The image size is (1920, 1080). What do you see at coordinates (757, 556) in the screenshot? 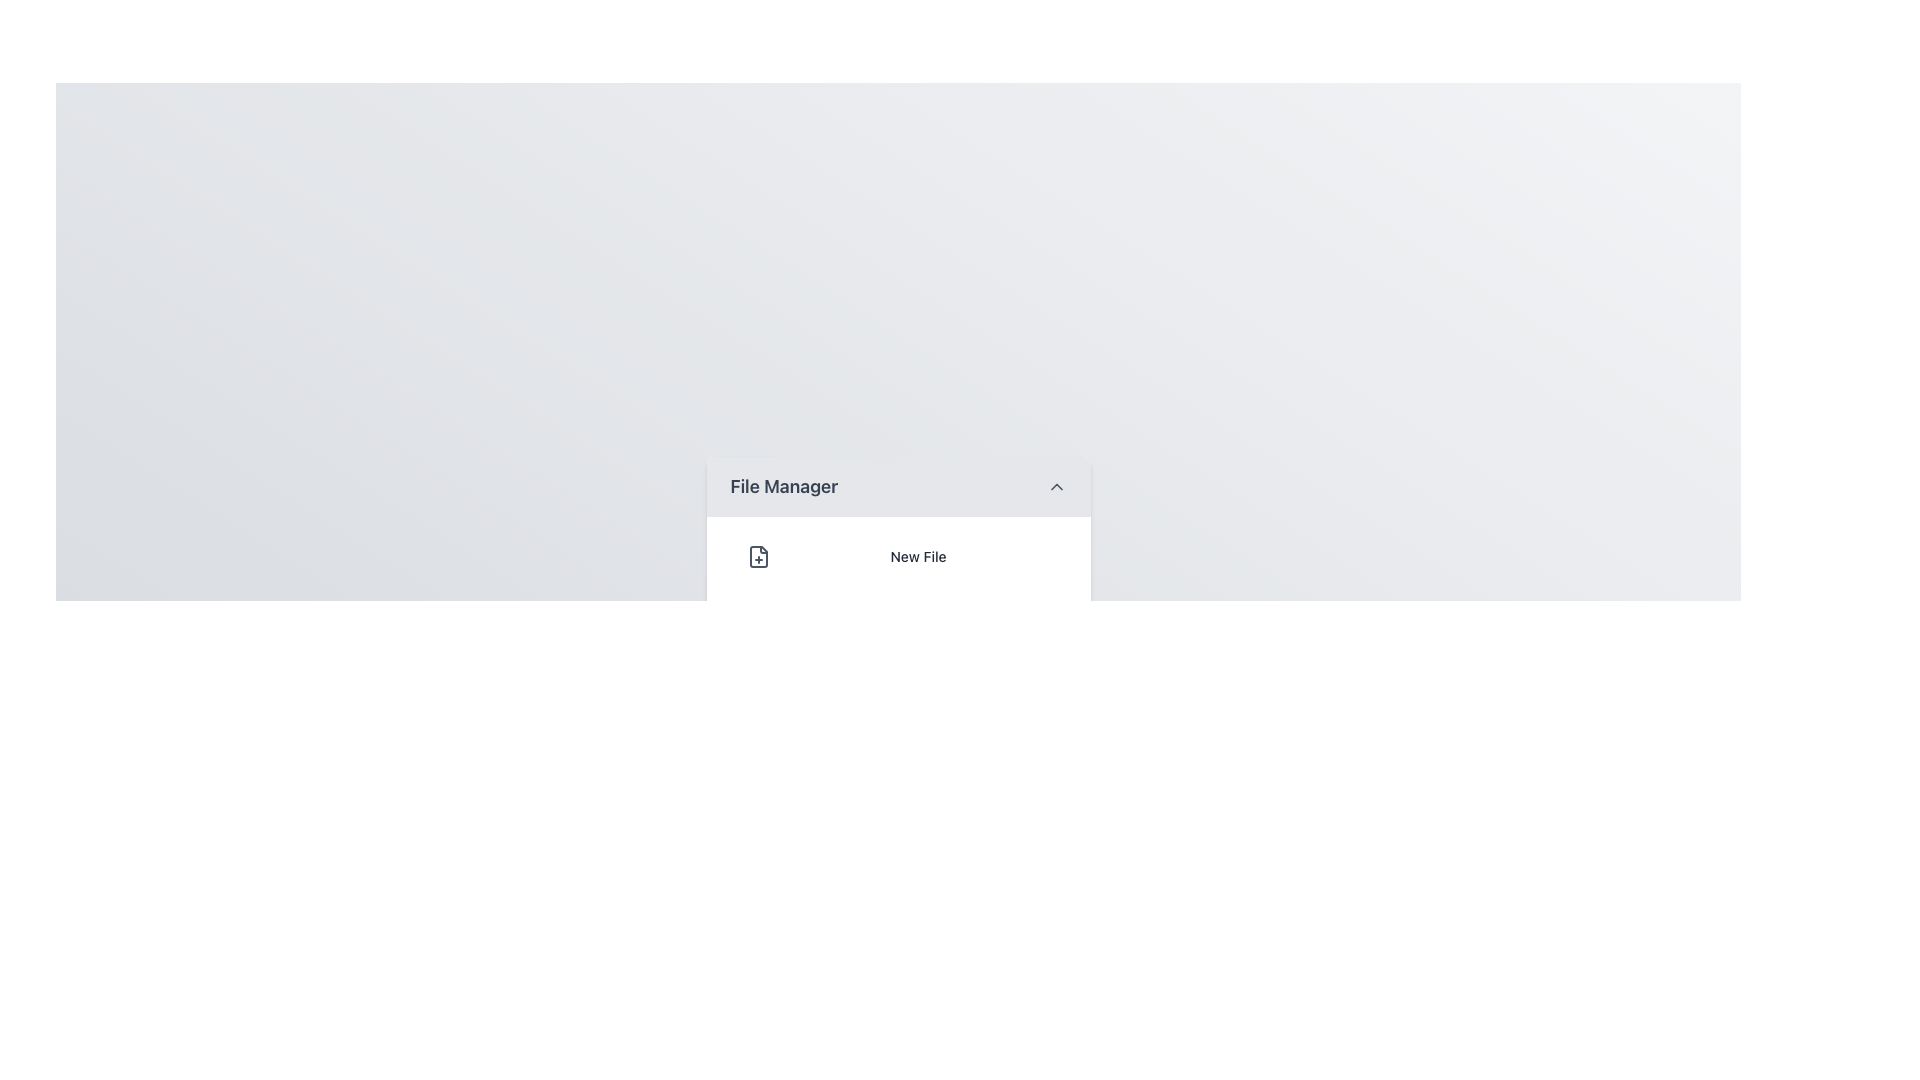
I see `the icon indicating the functionality of creating or adding a new file, which is positioned to the left of the text 'New File'` at bounding box center [757, 556].